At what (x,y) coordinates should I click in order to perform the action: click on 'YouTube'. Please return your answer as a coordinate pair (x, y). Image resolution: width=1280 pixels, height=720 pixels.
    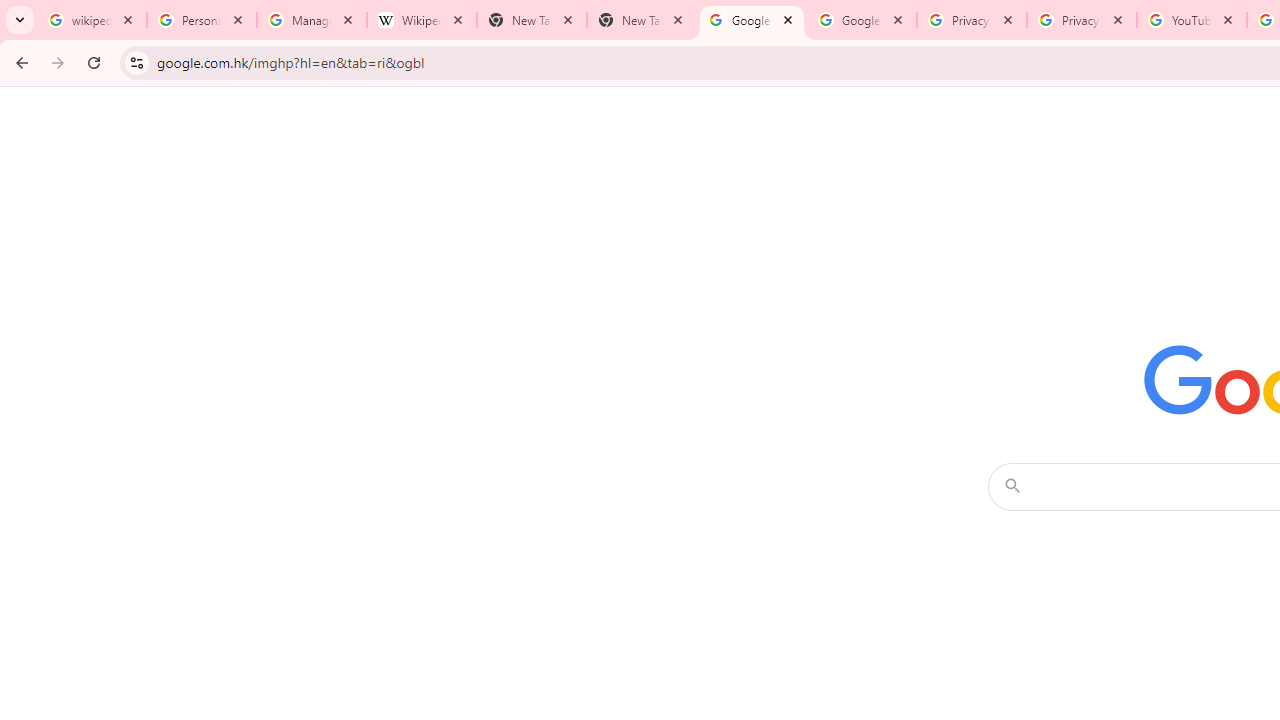
    Looking at the image, I should click on (1191, 20).